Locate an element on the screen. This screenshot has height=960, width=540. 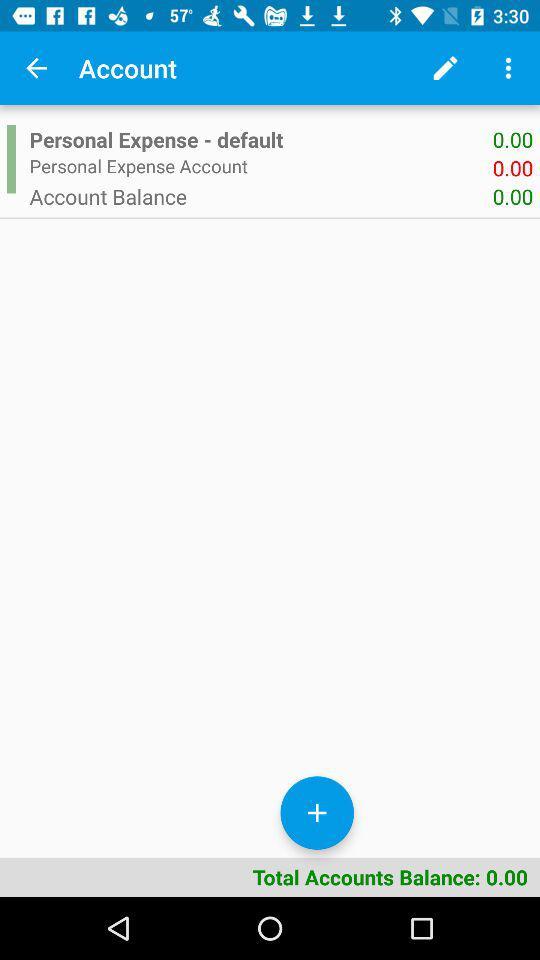
the app to the right of account item is located at coordinates (445, 68).